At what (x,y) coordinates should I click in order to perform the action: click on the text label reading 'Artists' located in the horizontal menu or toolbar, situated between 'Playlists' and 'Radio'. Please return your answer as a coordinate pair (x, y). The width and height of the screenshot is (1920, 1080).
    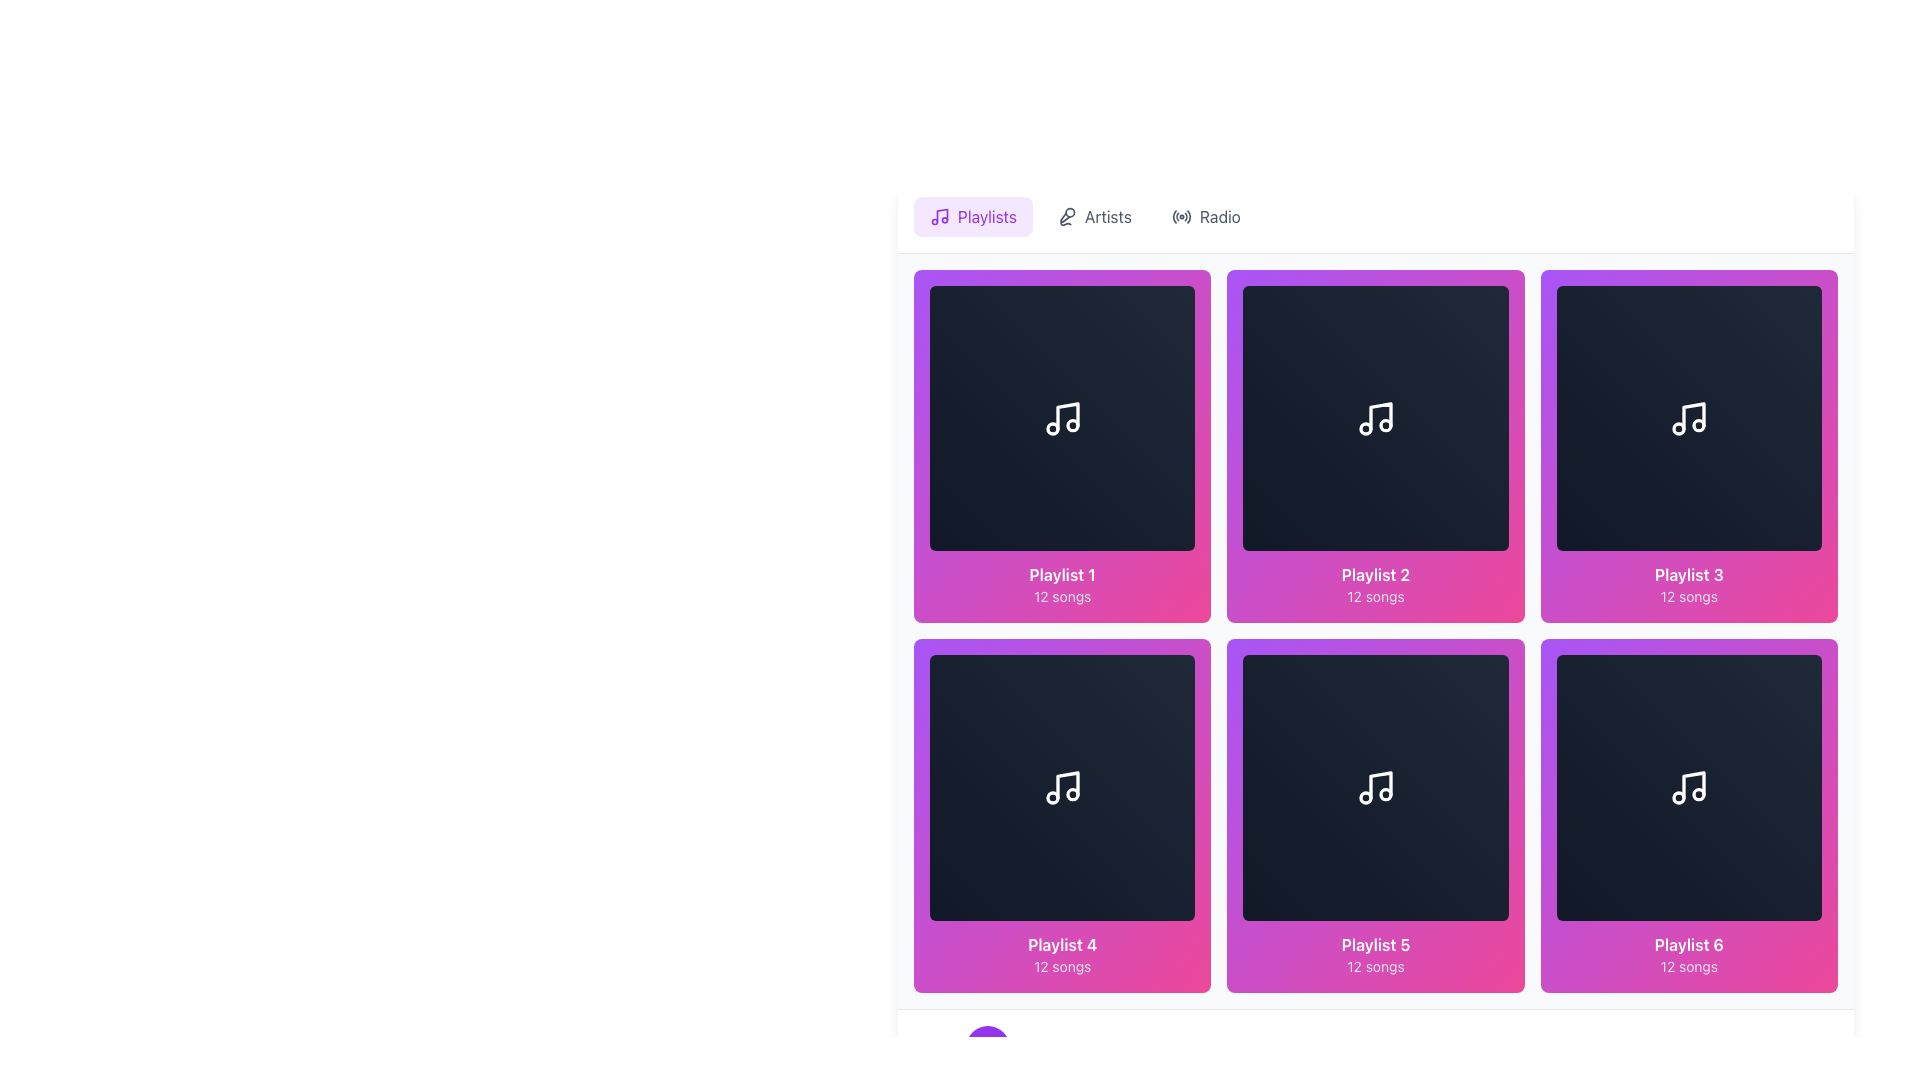
    Looking at the image, I should click on (1107, 216).